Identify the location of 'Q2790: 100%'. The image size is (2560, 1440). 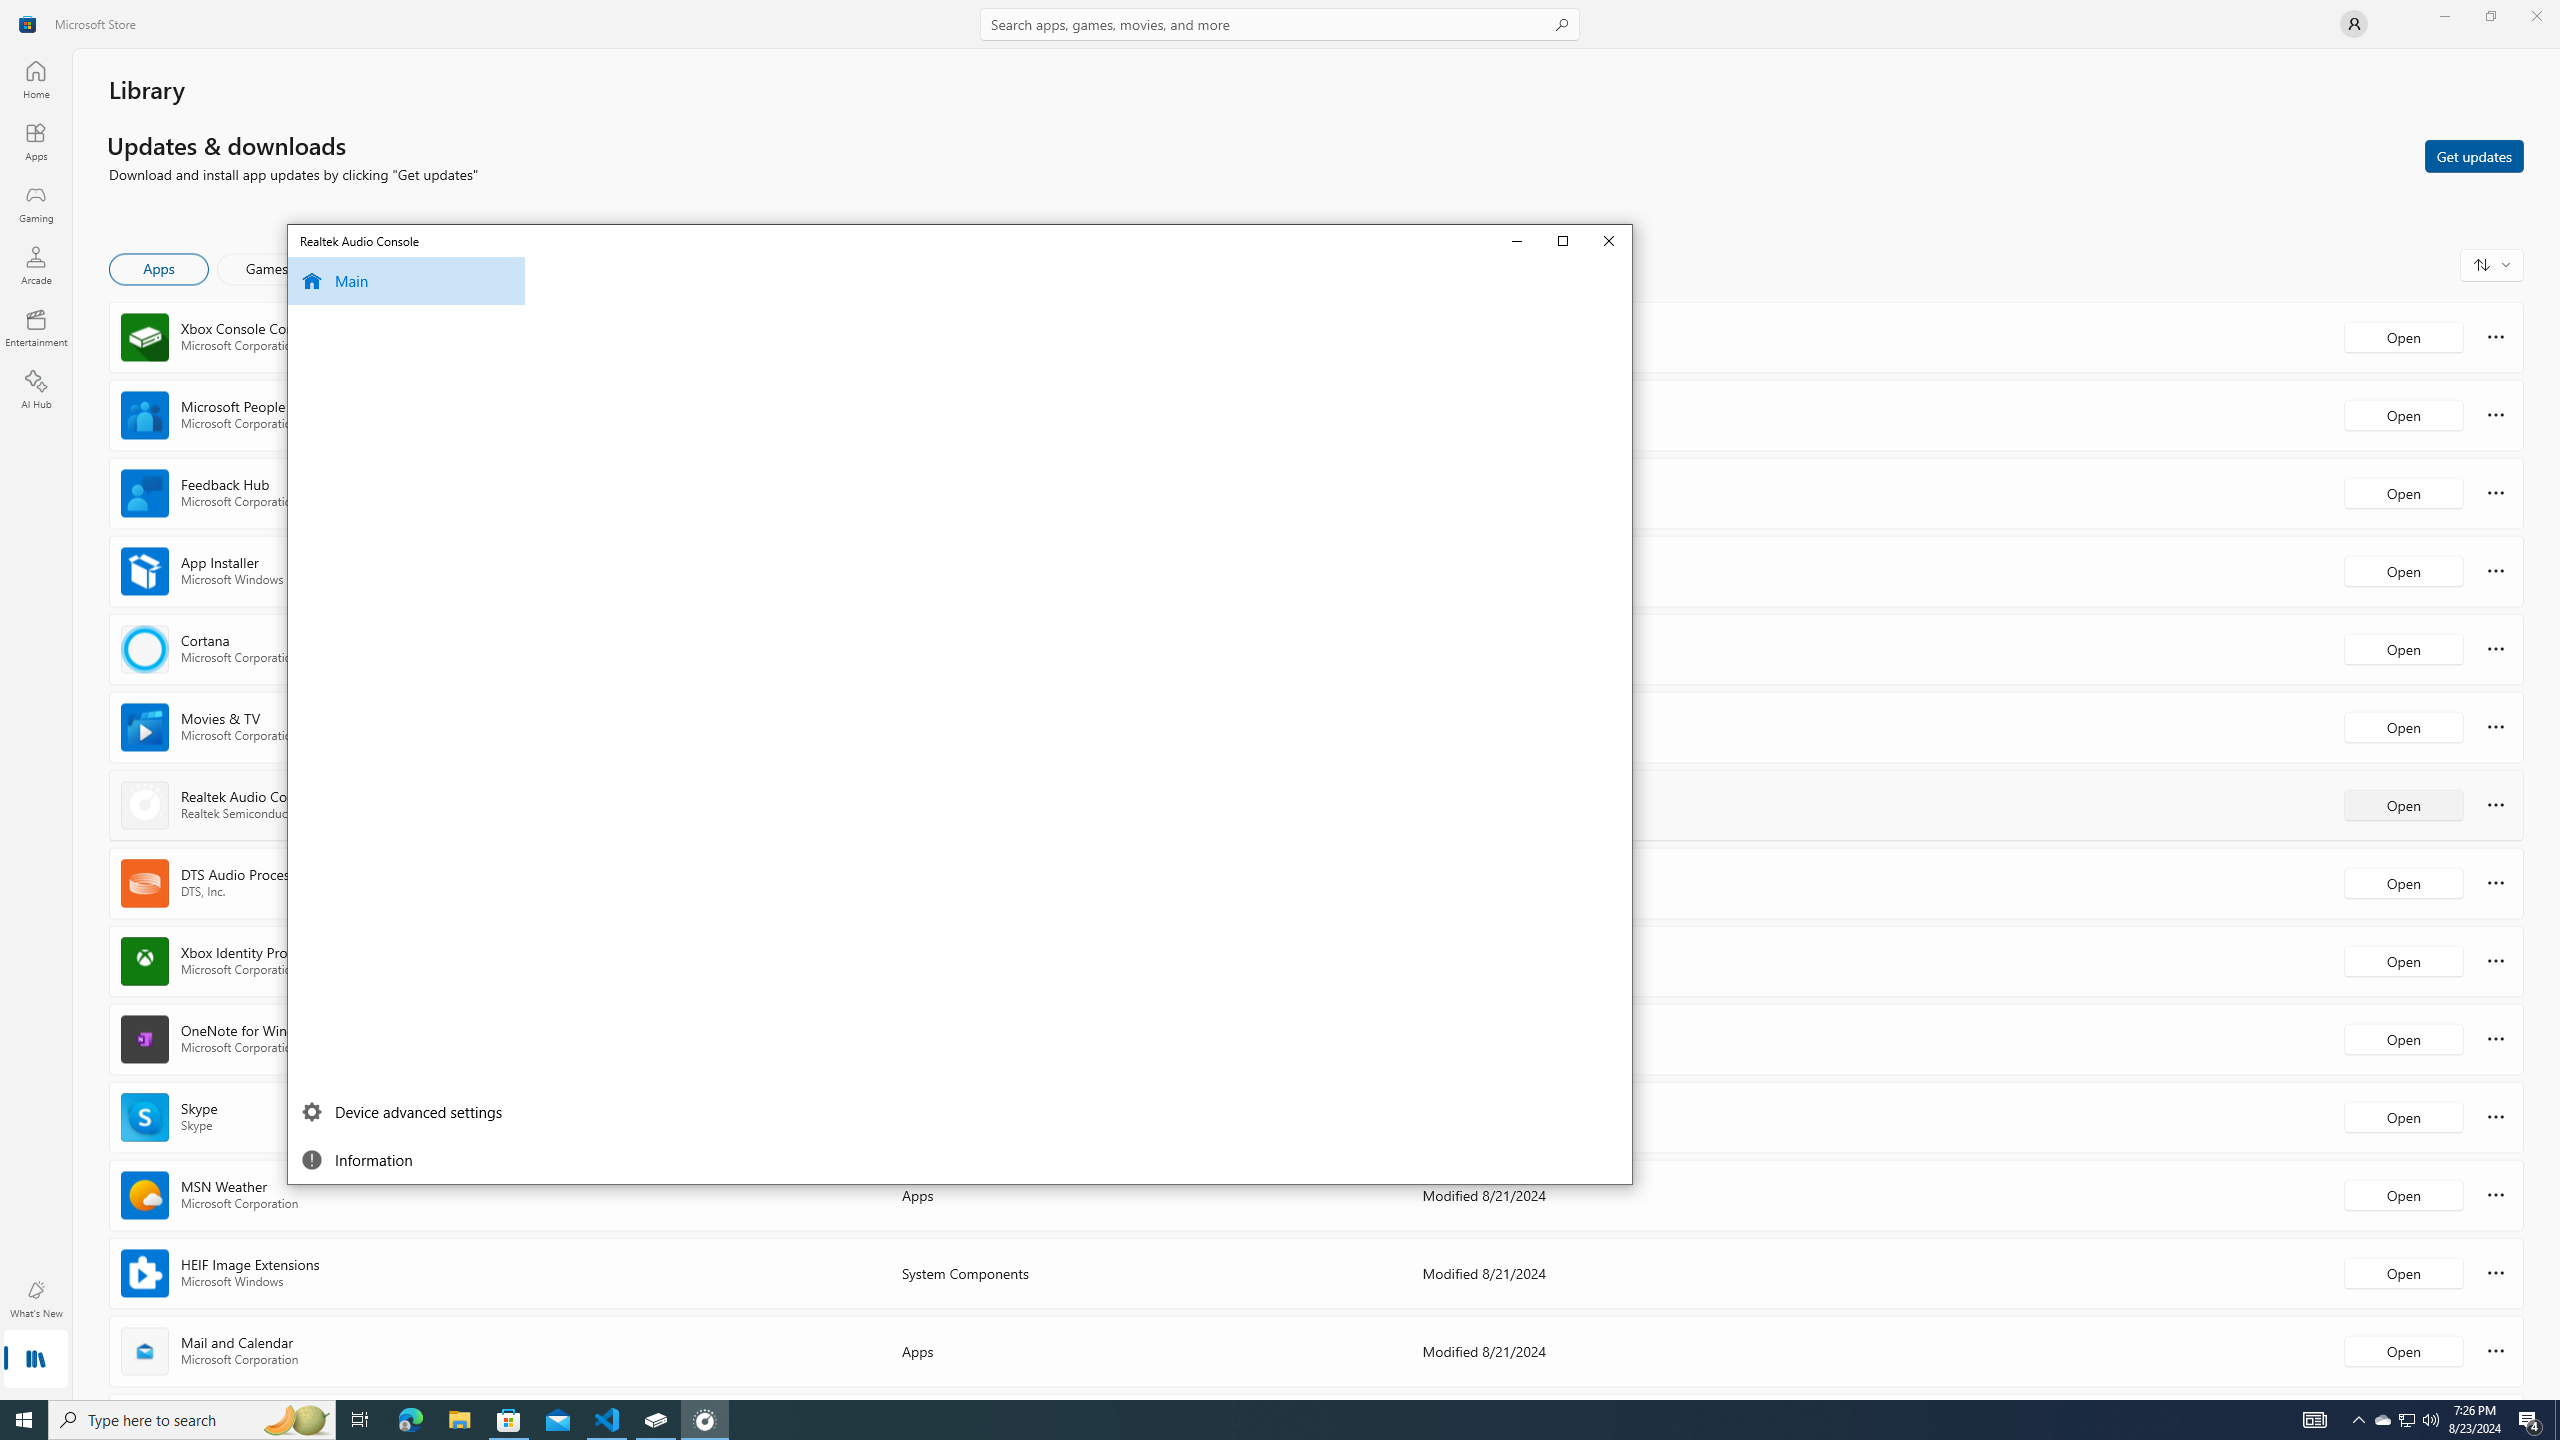
(2429, 1418).